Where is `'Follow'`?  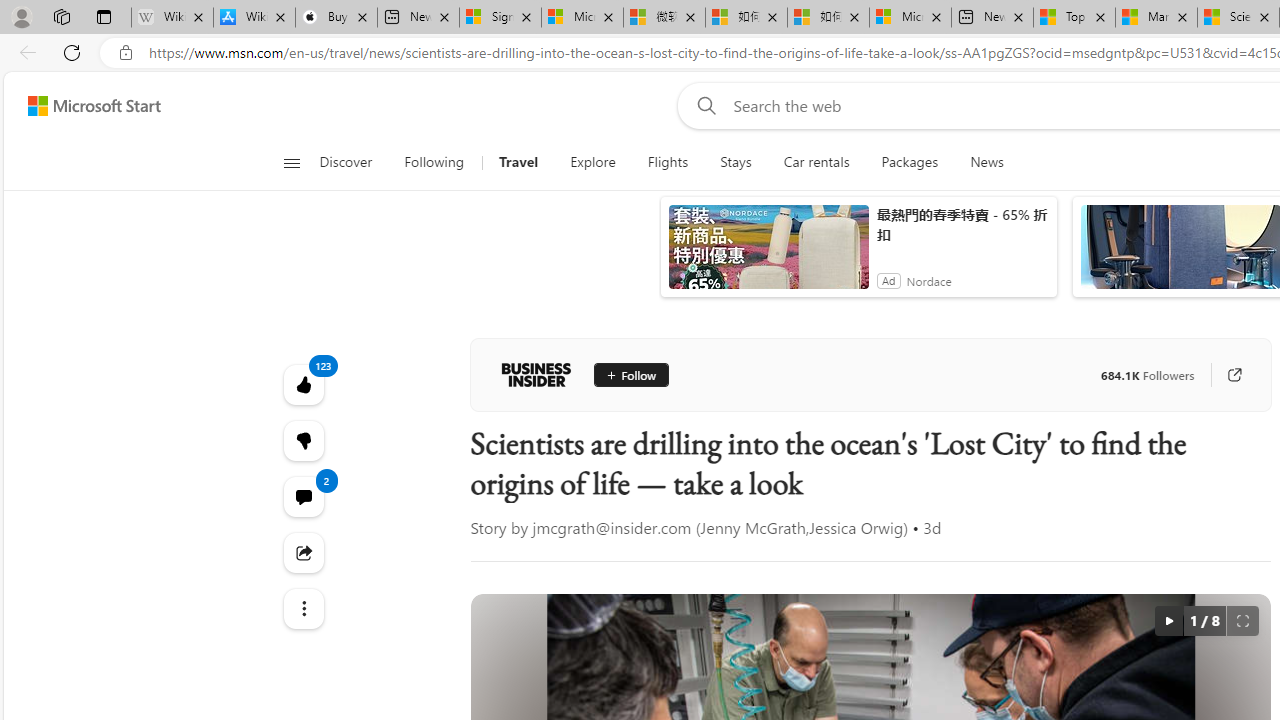 'Follow' is located at coordinates (630, 375).